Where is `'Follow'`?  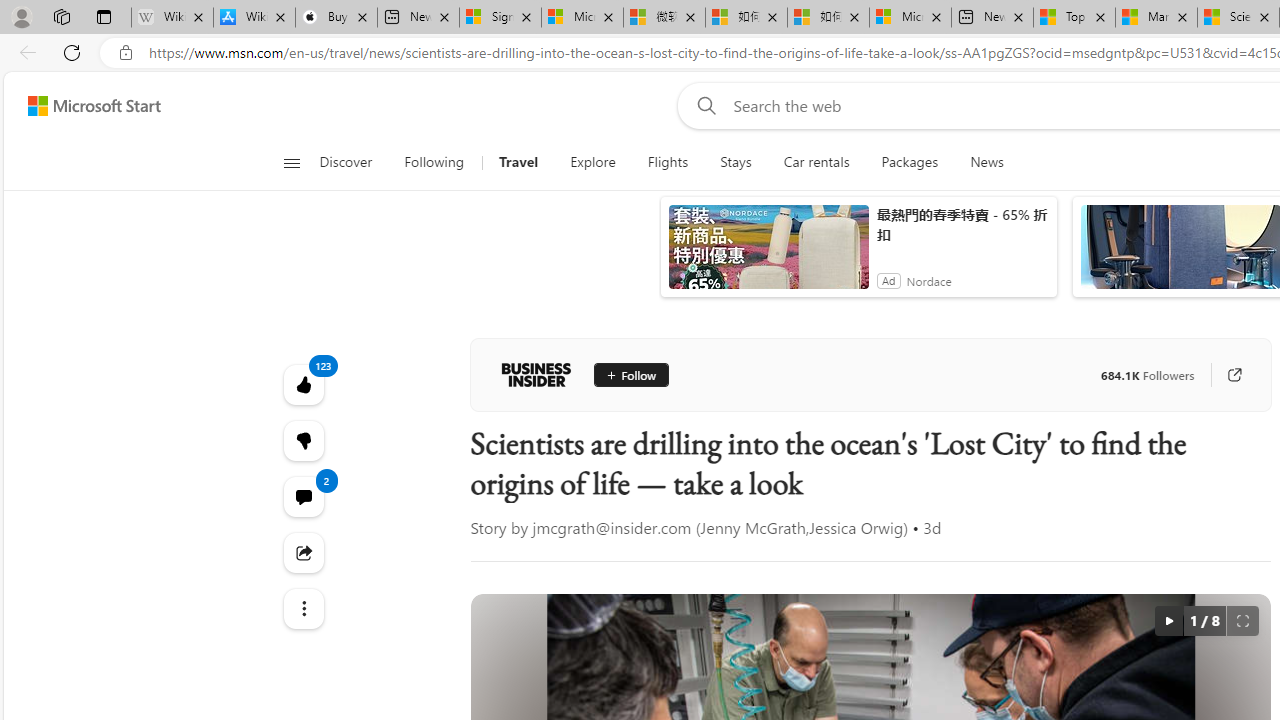 'Follow' is located at coordinates (630, 375).